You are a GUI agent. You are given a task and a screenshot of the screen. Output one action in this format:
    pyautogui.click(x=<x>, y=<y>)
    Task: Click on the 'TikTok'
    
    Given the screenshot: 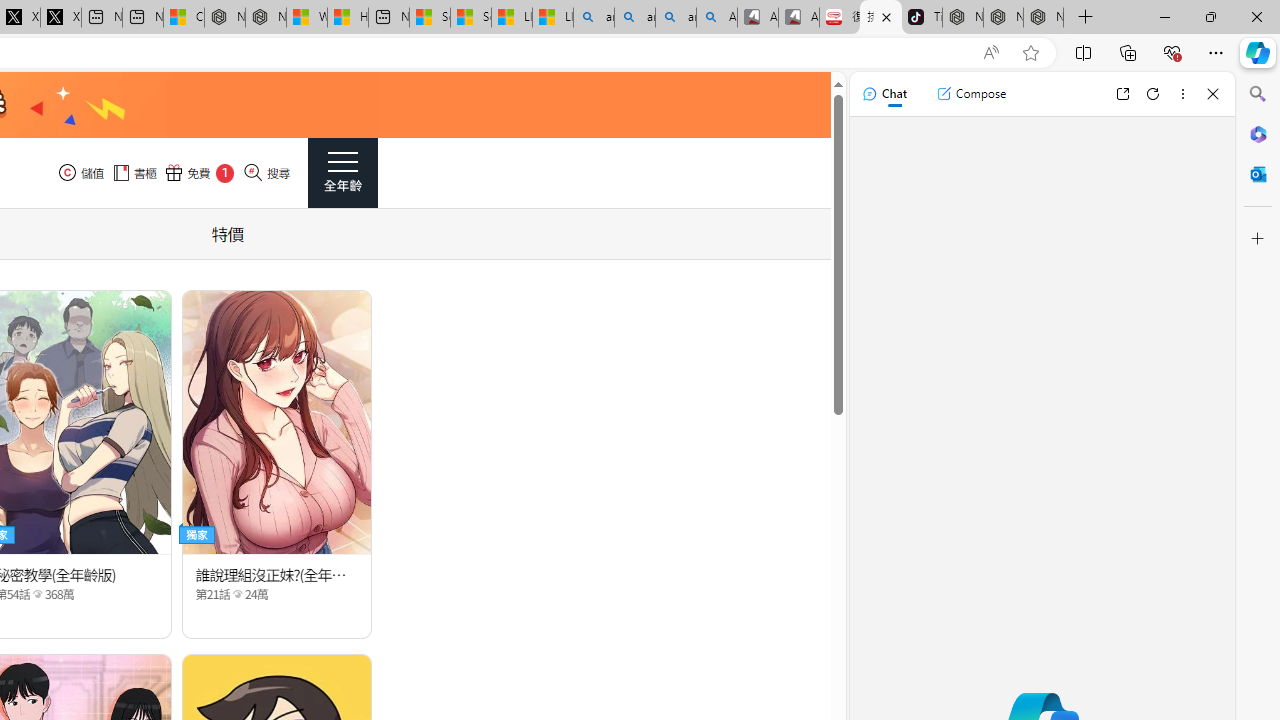 What is the action you would take?
    pyautogui.click(x=921, y=17)
    